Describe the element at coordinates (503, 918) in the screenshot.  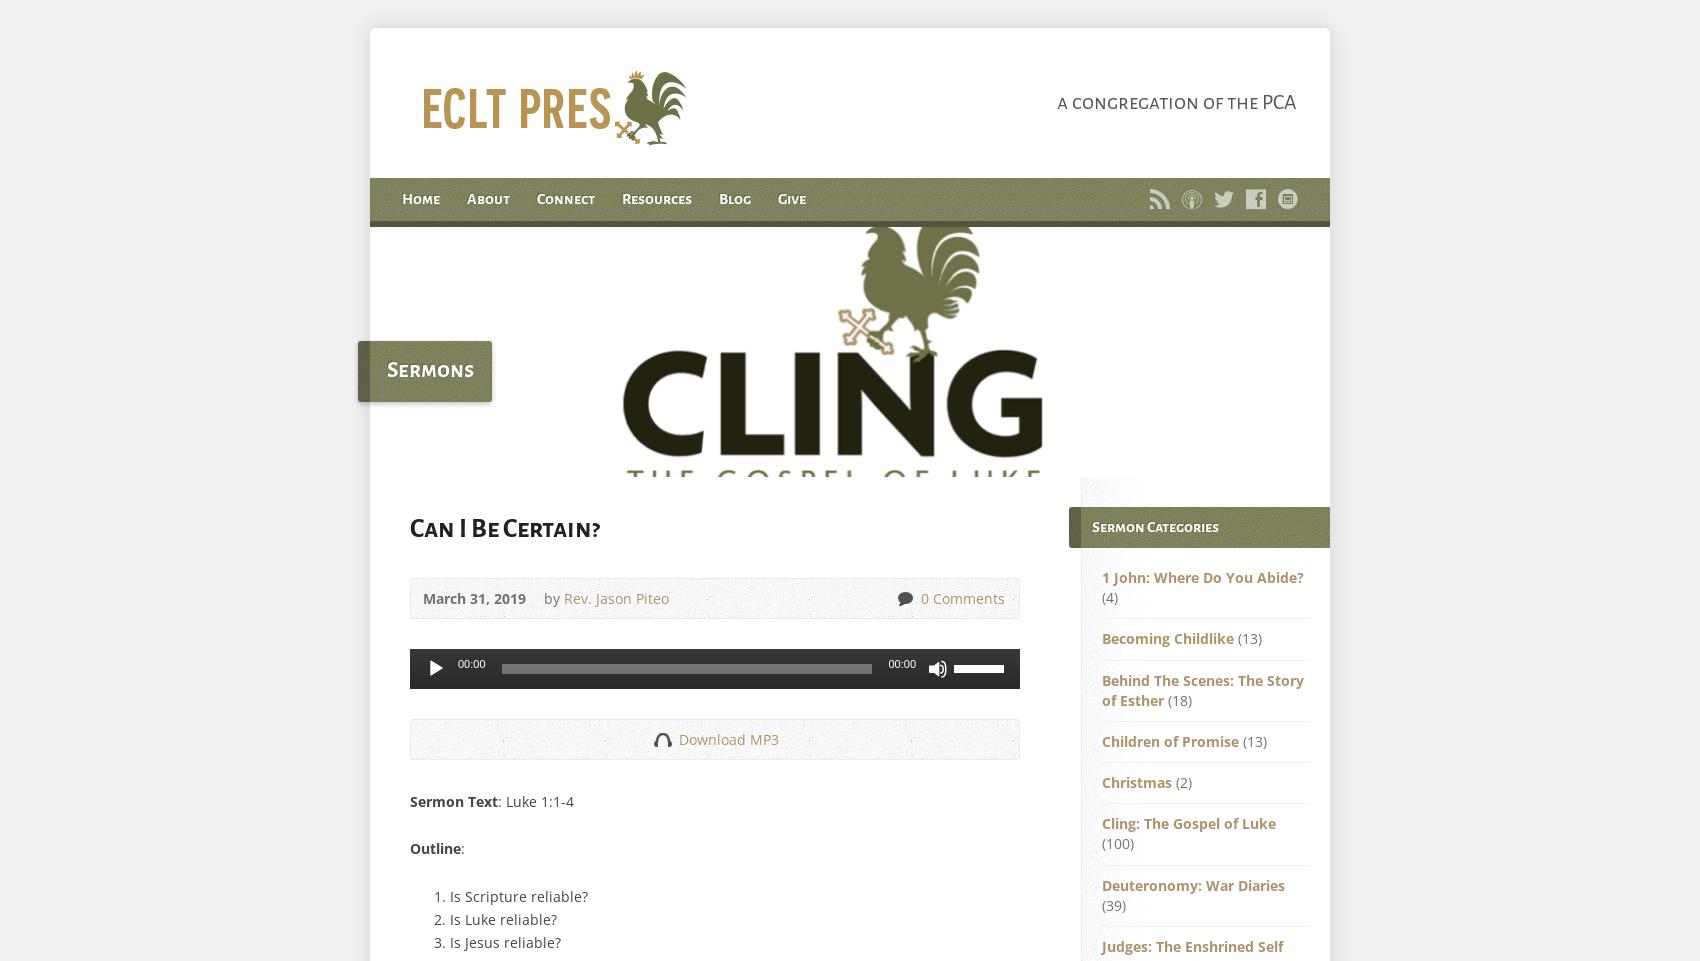
I see `'Is Luke reliable?'` at that location.